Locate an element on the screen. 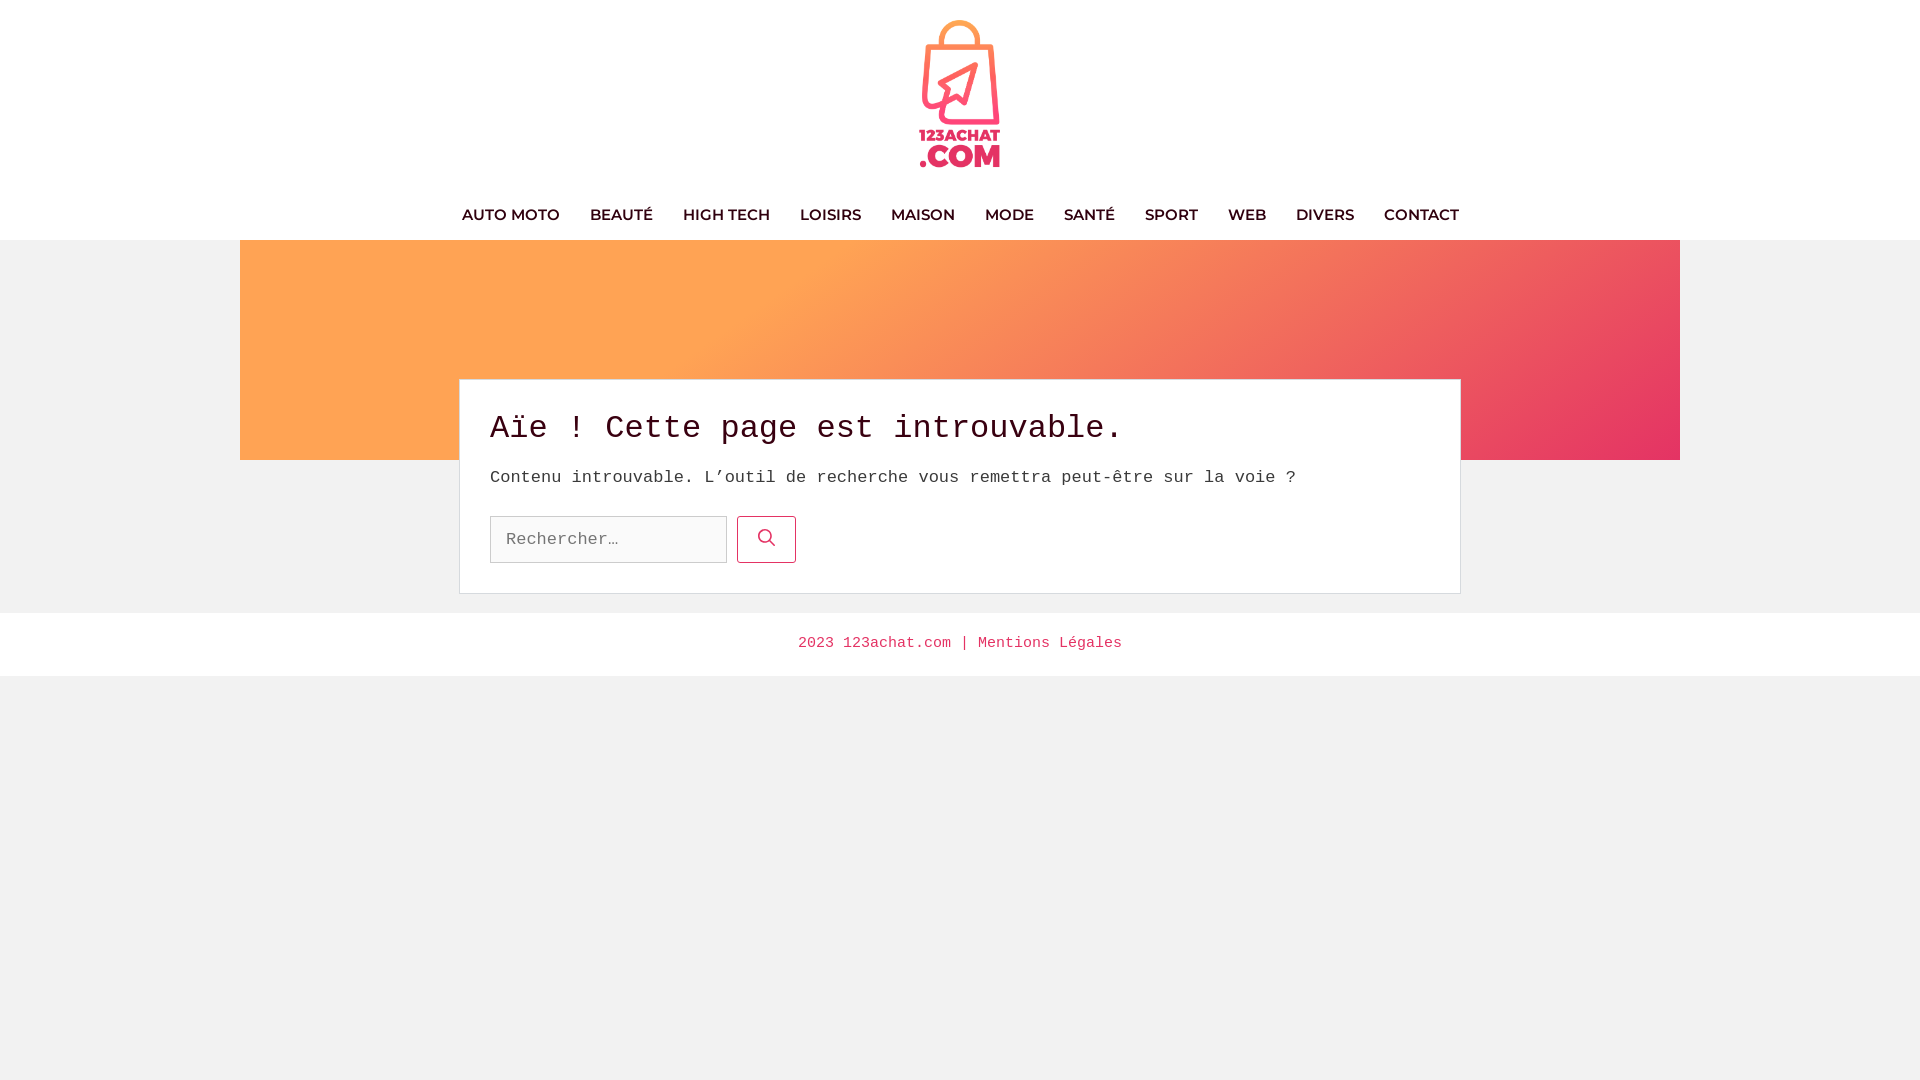 The height and width of the screenshot is (1080, 1920). 'MAISON' is located at coordinates (921, 215).